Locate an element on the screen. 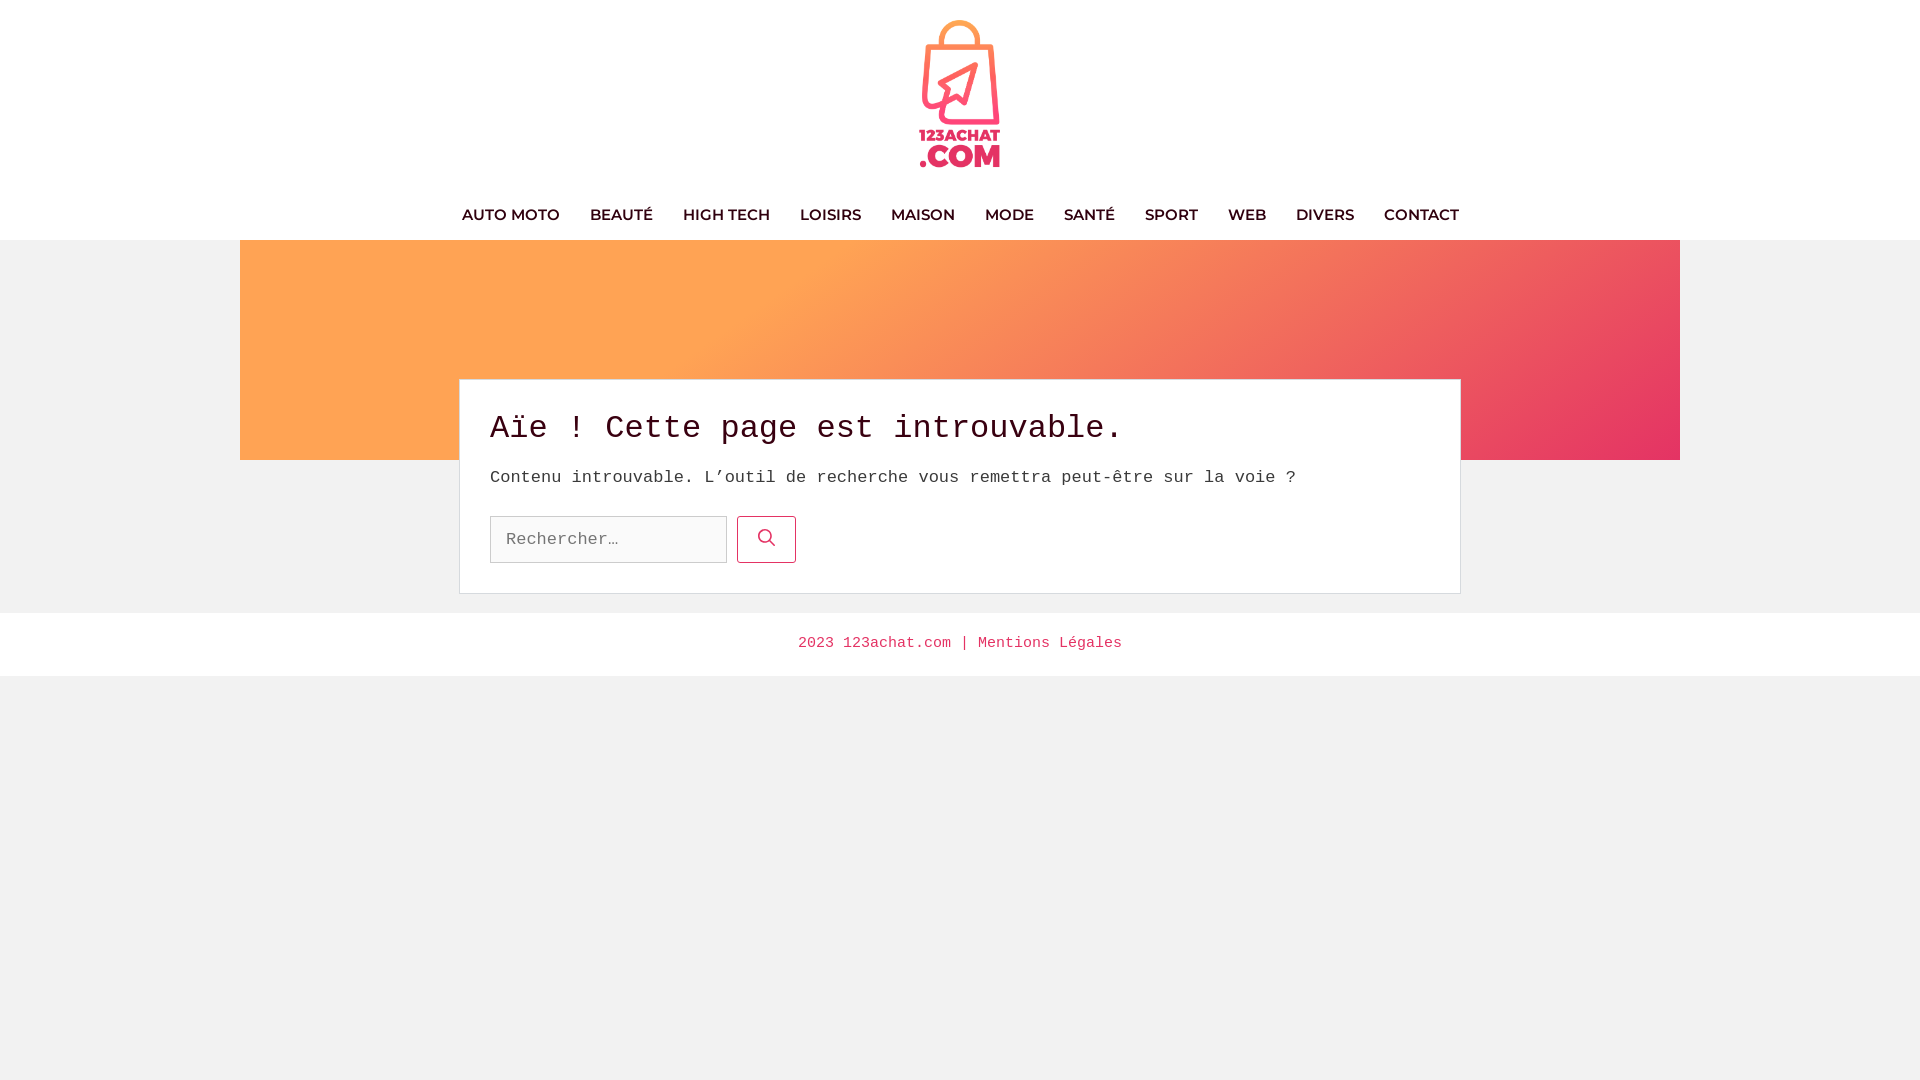 The height and width of the screenshot is (1080, 1920). 'MAISON' is located at coordinates (921, 215).